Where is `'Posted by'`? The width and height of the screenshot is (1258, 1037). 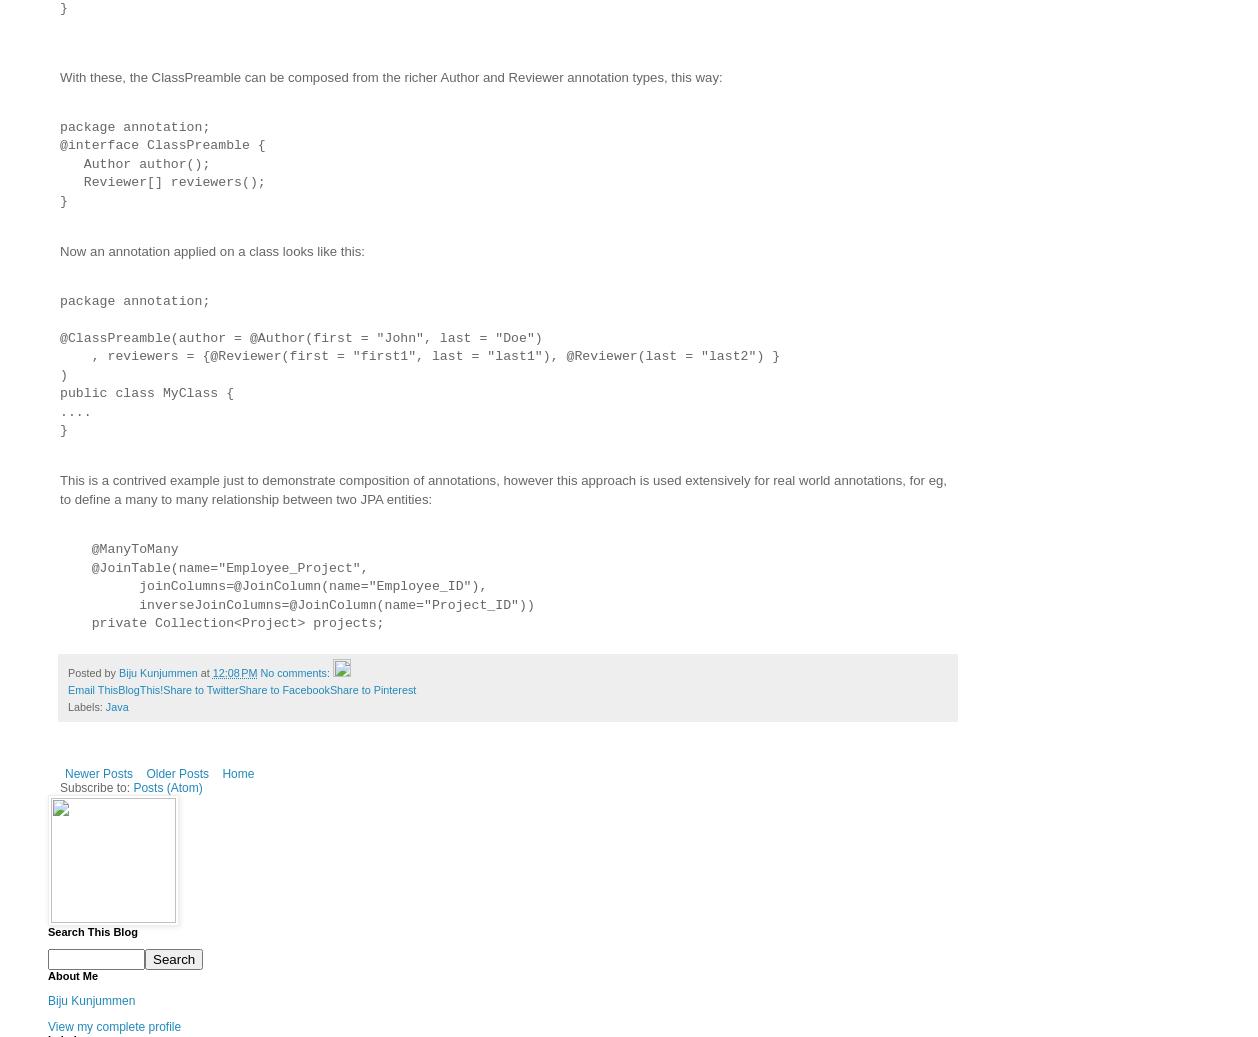
'Posted by' is located at coordinates (93, 671).